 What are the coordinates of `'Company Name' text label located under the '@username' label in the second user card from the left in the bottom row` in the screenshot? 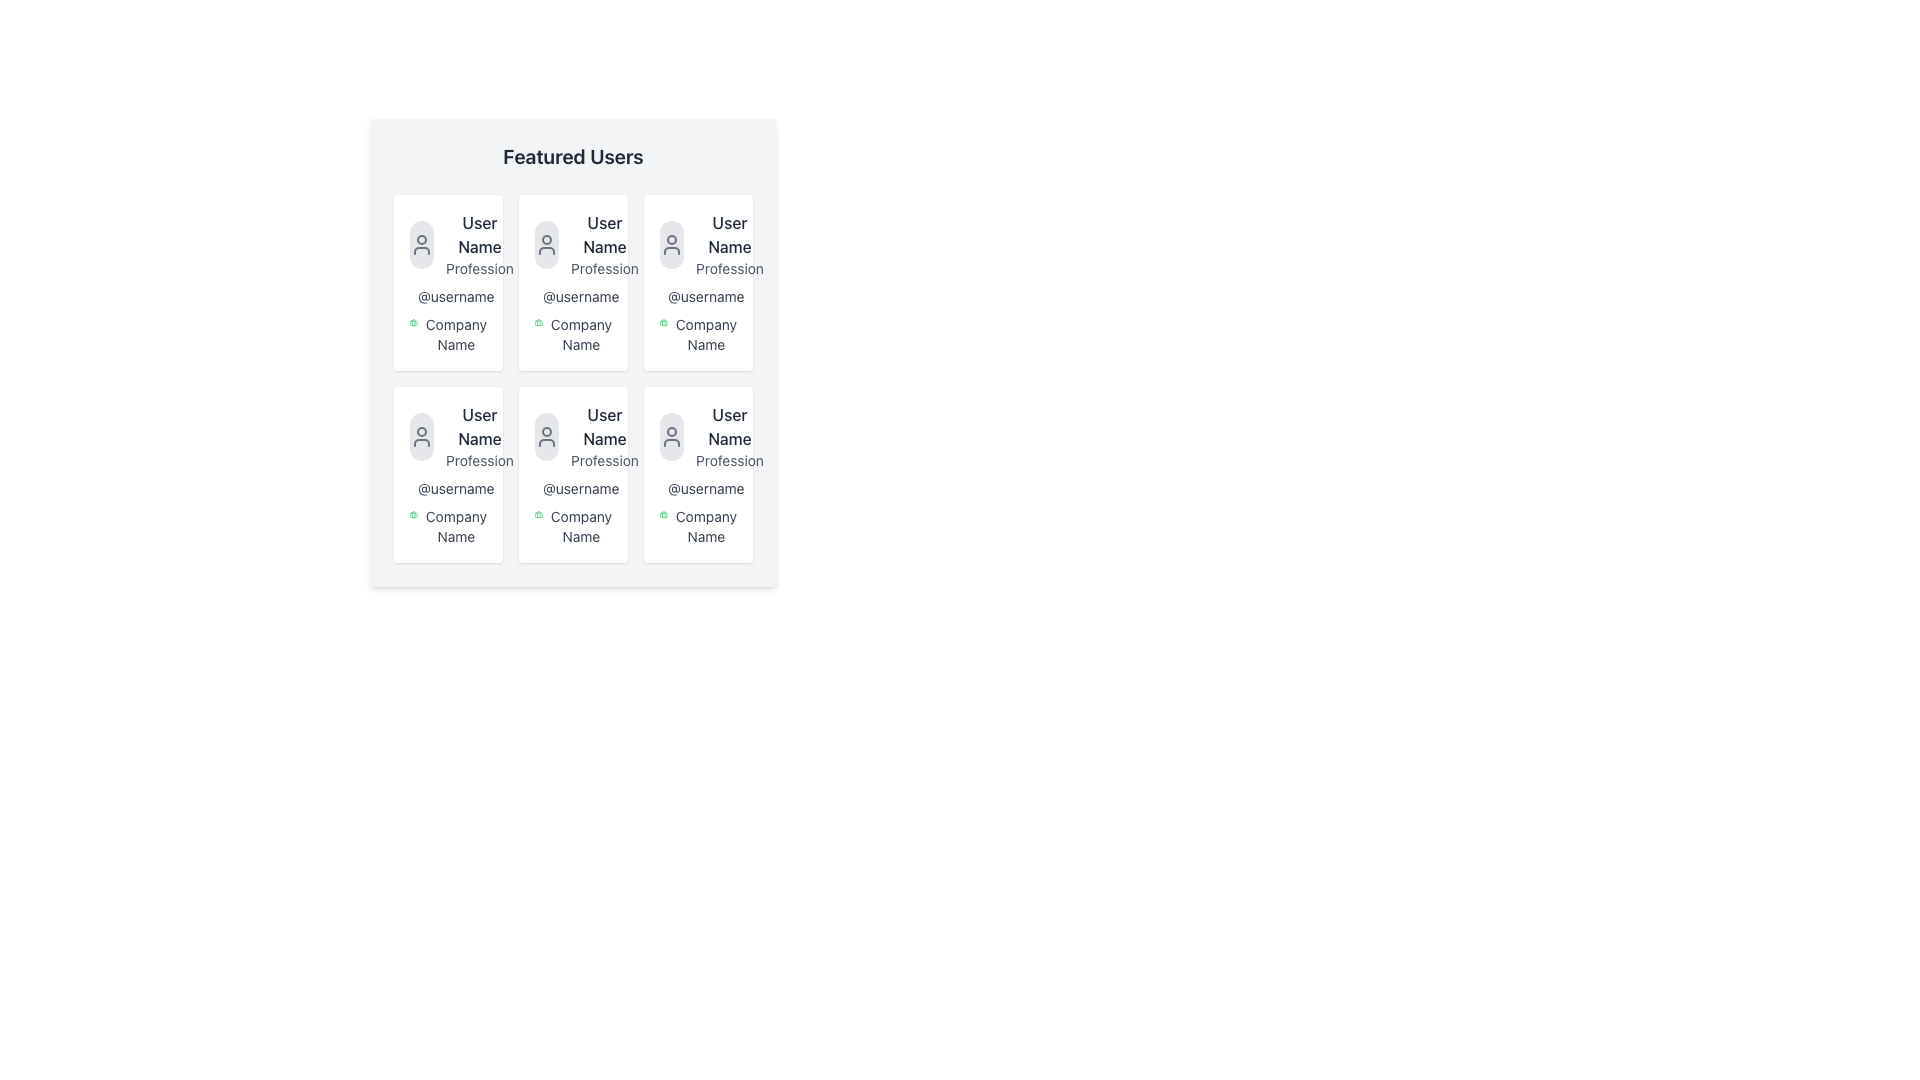 It's located at (447, 526).